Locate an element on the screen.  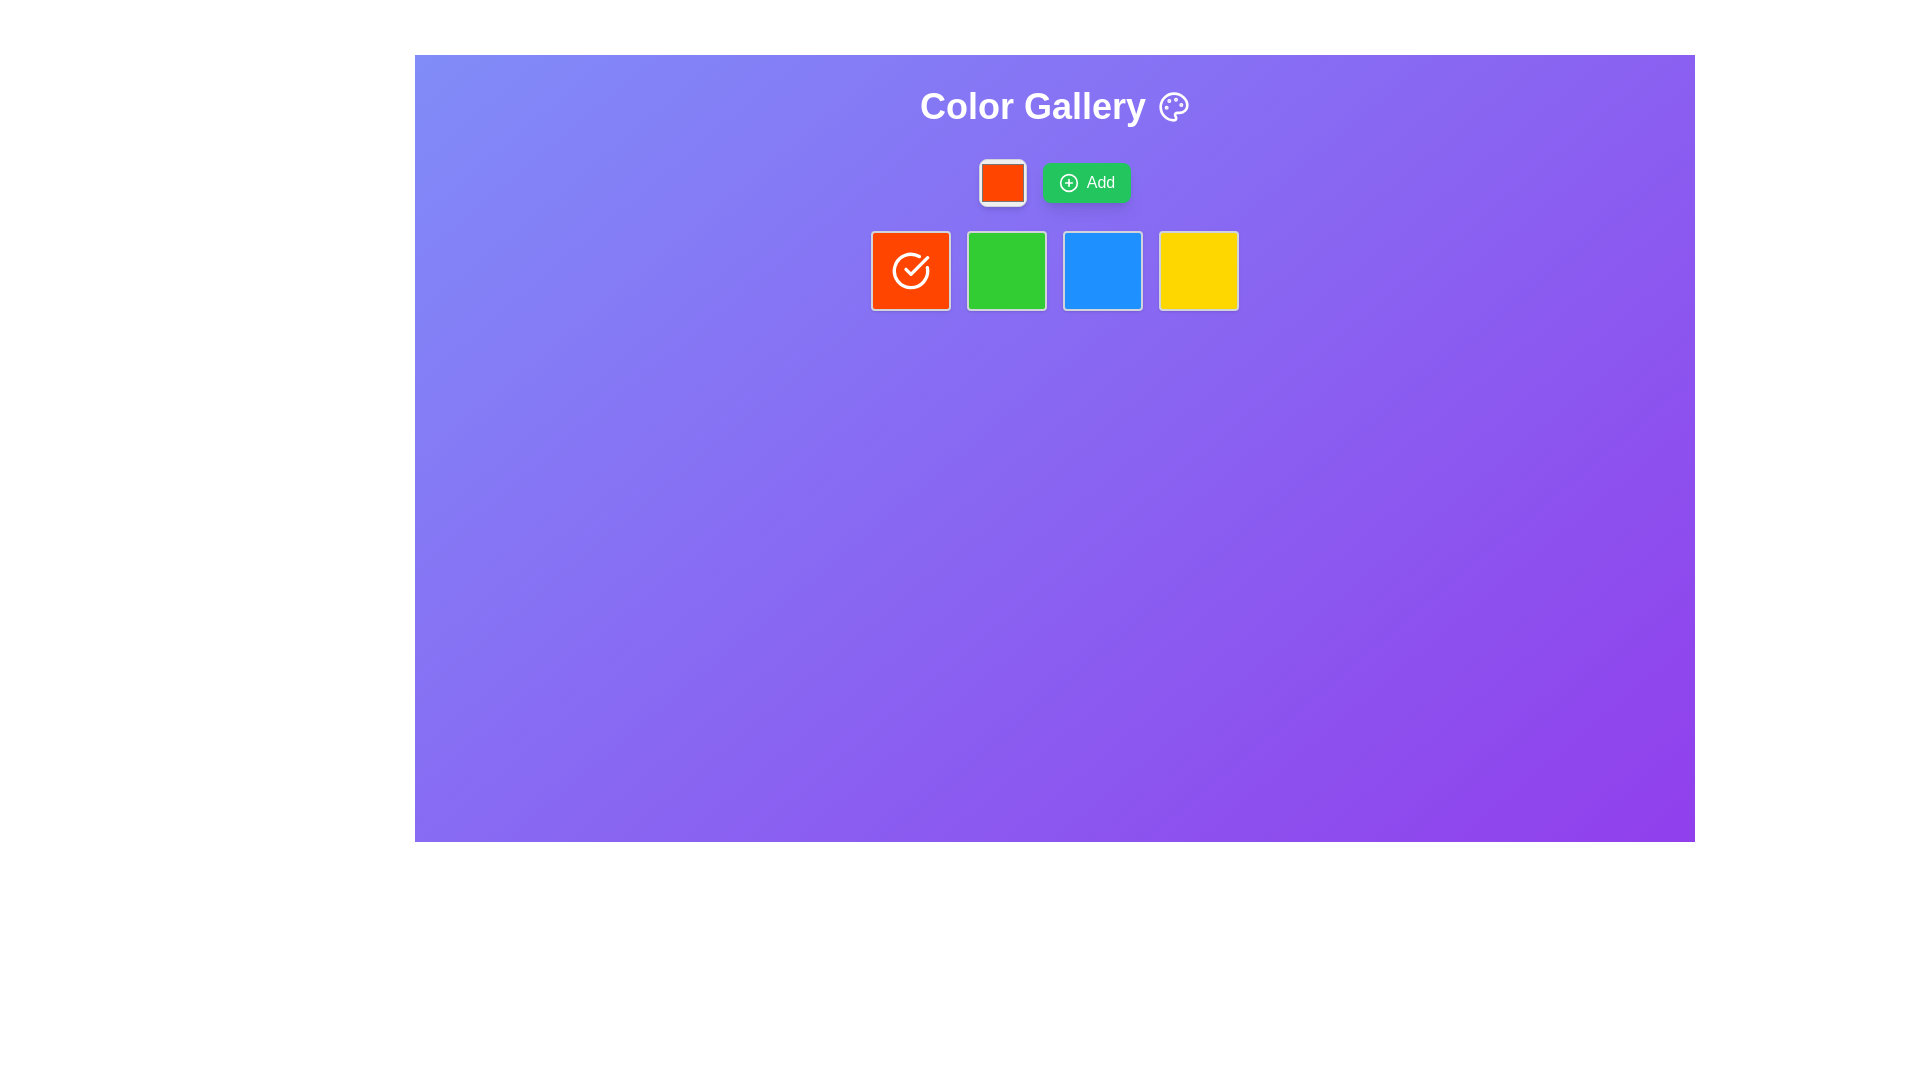
the blue square visual display block with rounded corners and a subtle shadow, positioned third in a horizontal grid layout is located at coordinates (1102, 270).